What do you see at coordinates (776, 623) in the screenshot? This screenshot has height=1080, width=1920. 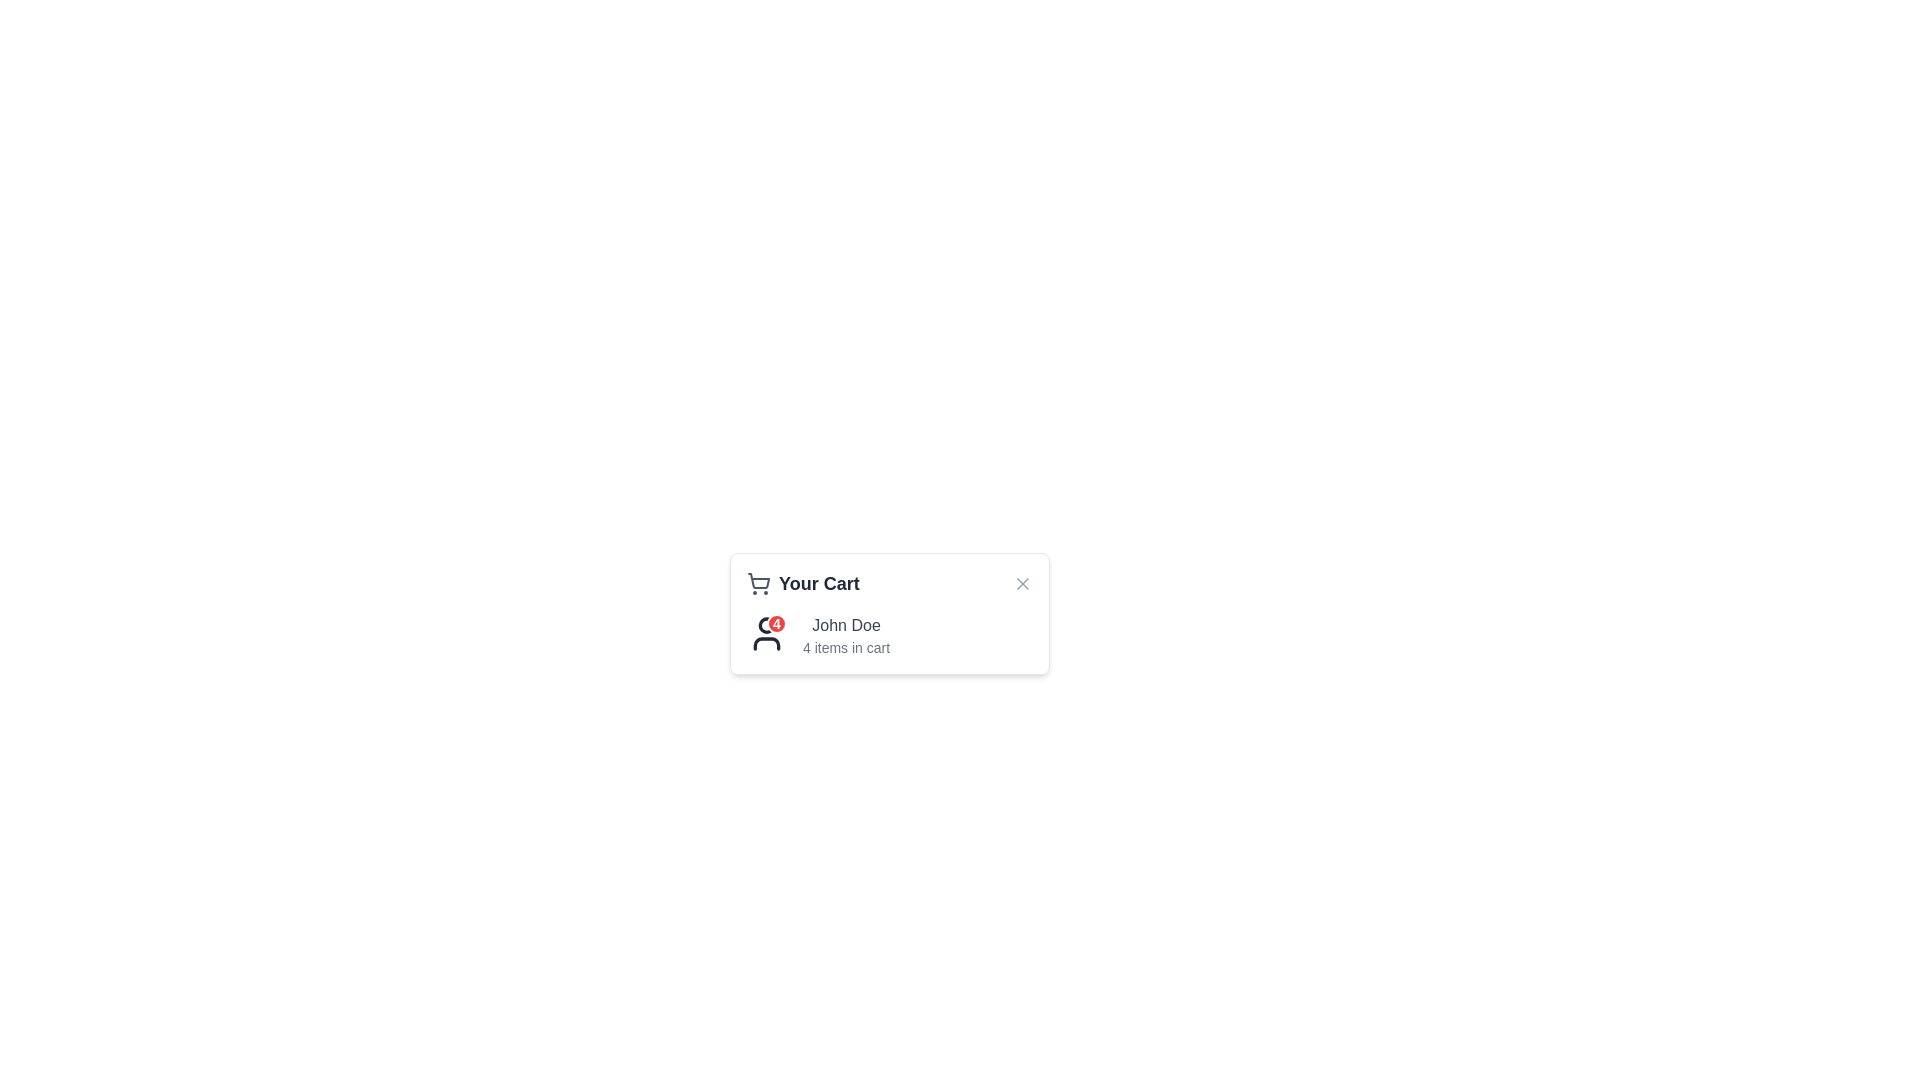 I see `the small circular badge displaying the number '4' with white text over a red background, located at the top-right corner of the user icon` at bounding box center [776, 623].